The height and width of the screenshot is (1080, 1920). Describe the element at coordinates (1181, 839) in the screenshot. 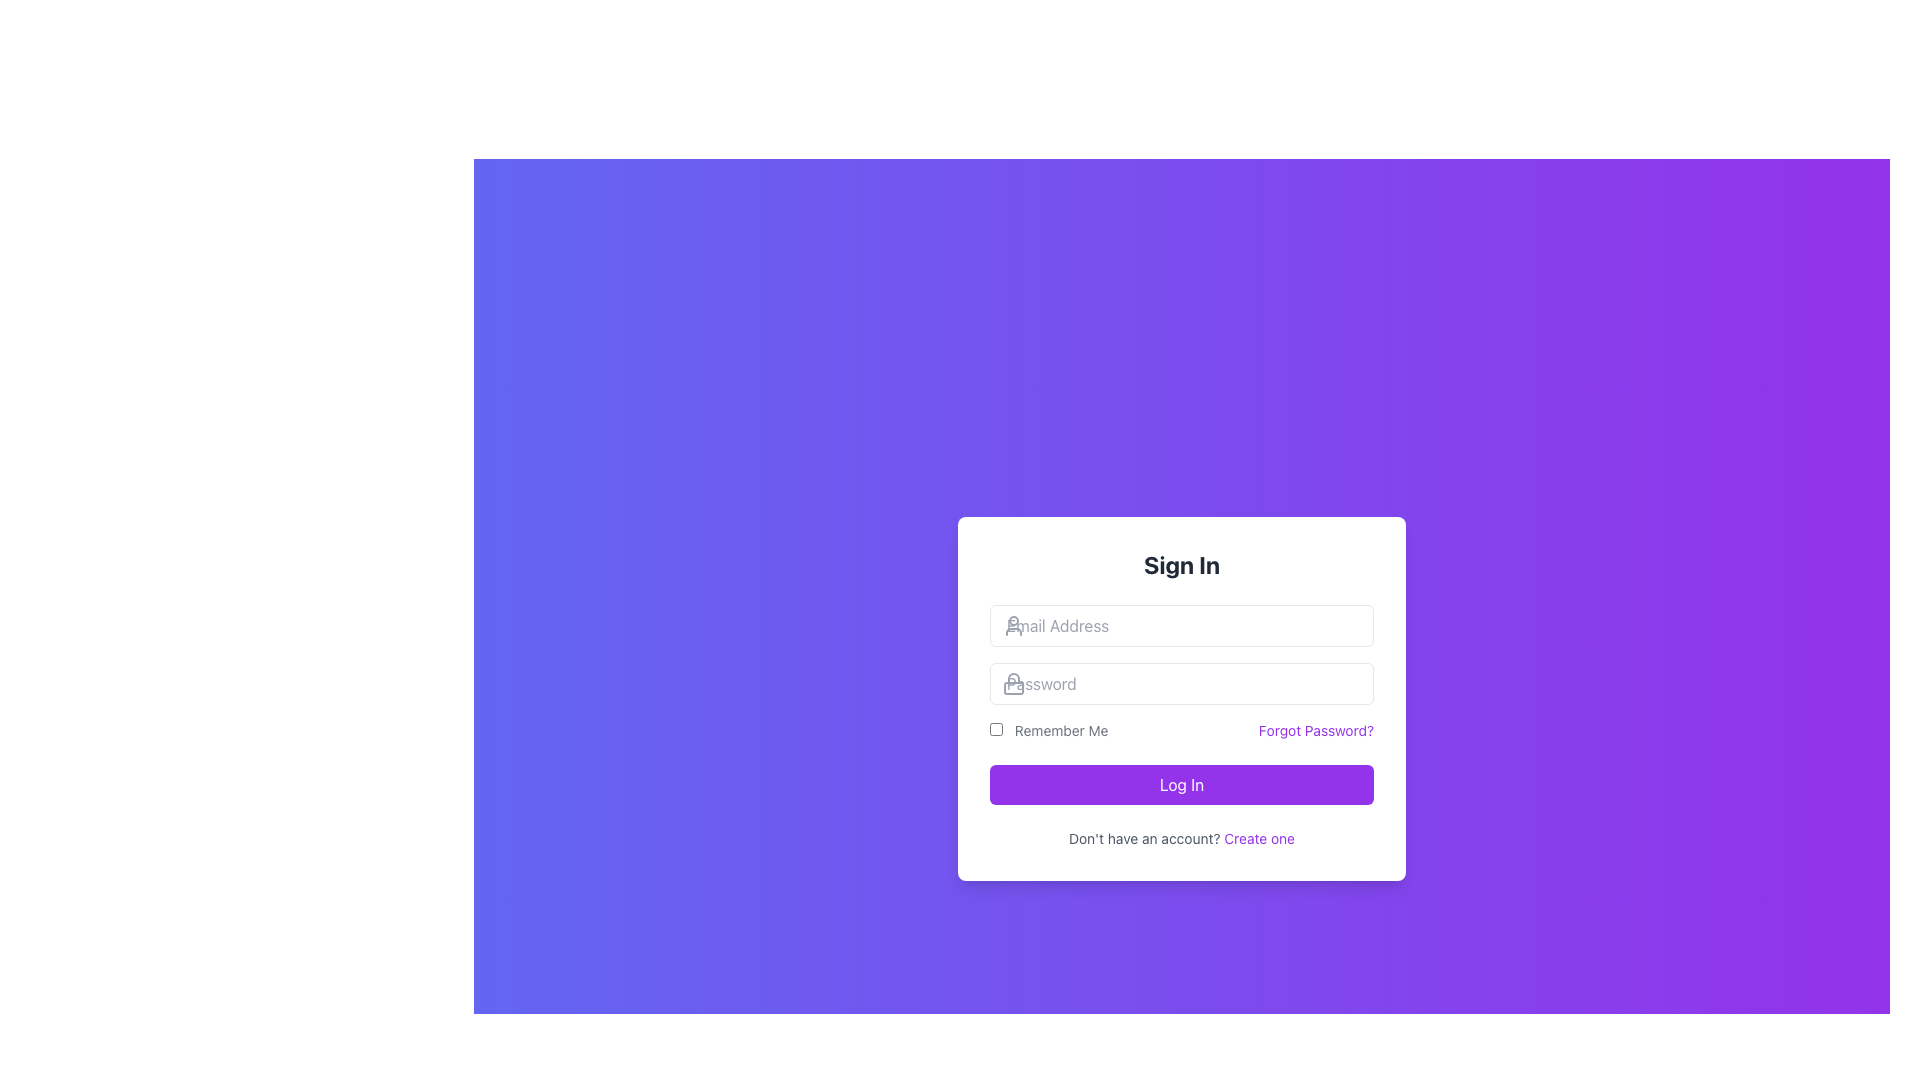

I see `the hyperlink 'Create one' in the text 'Don't have an account? Create one', which is a small gray font with the clickable part highlighted in purple` at that location.